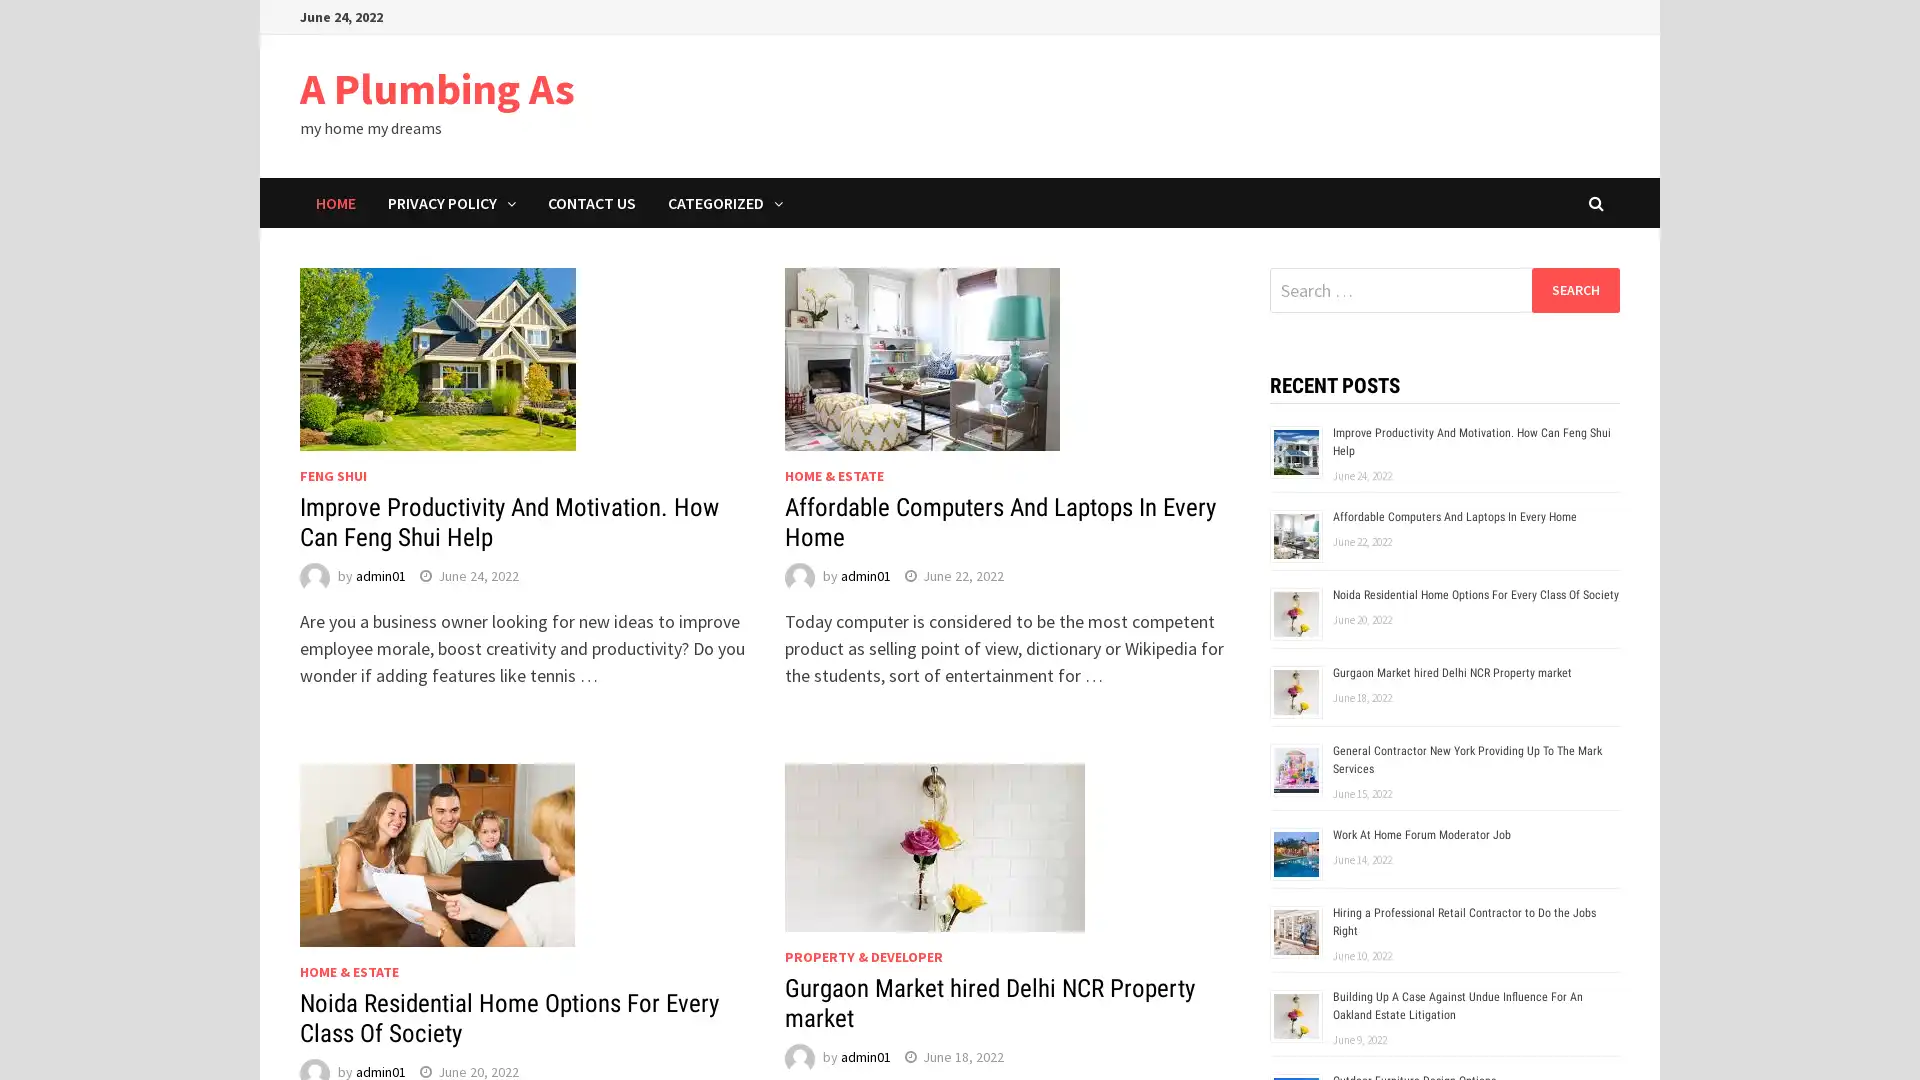 This screenshot has width=1920, height=1080. I want to click on Search, so click(1574, 289).